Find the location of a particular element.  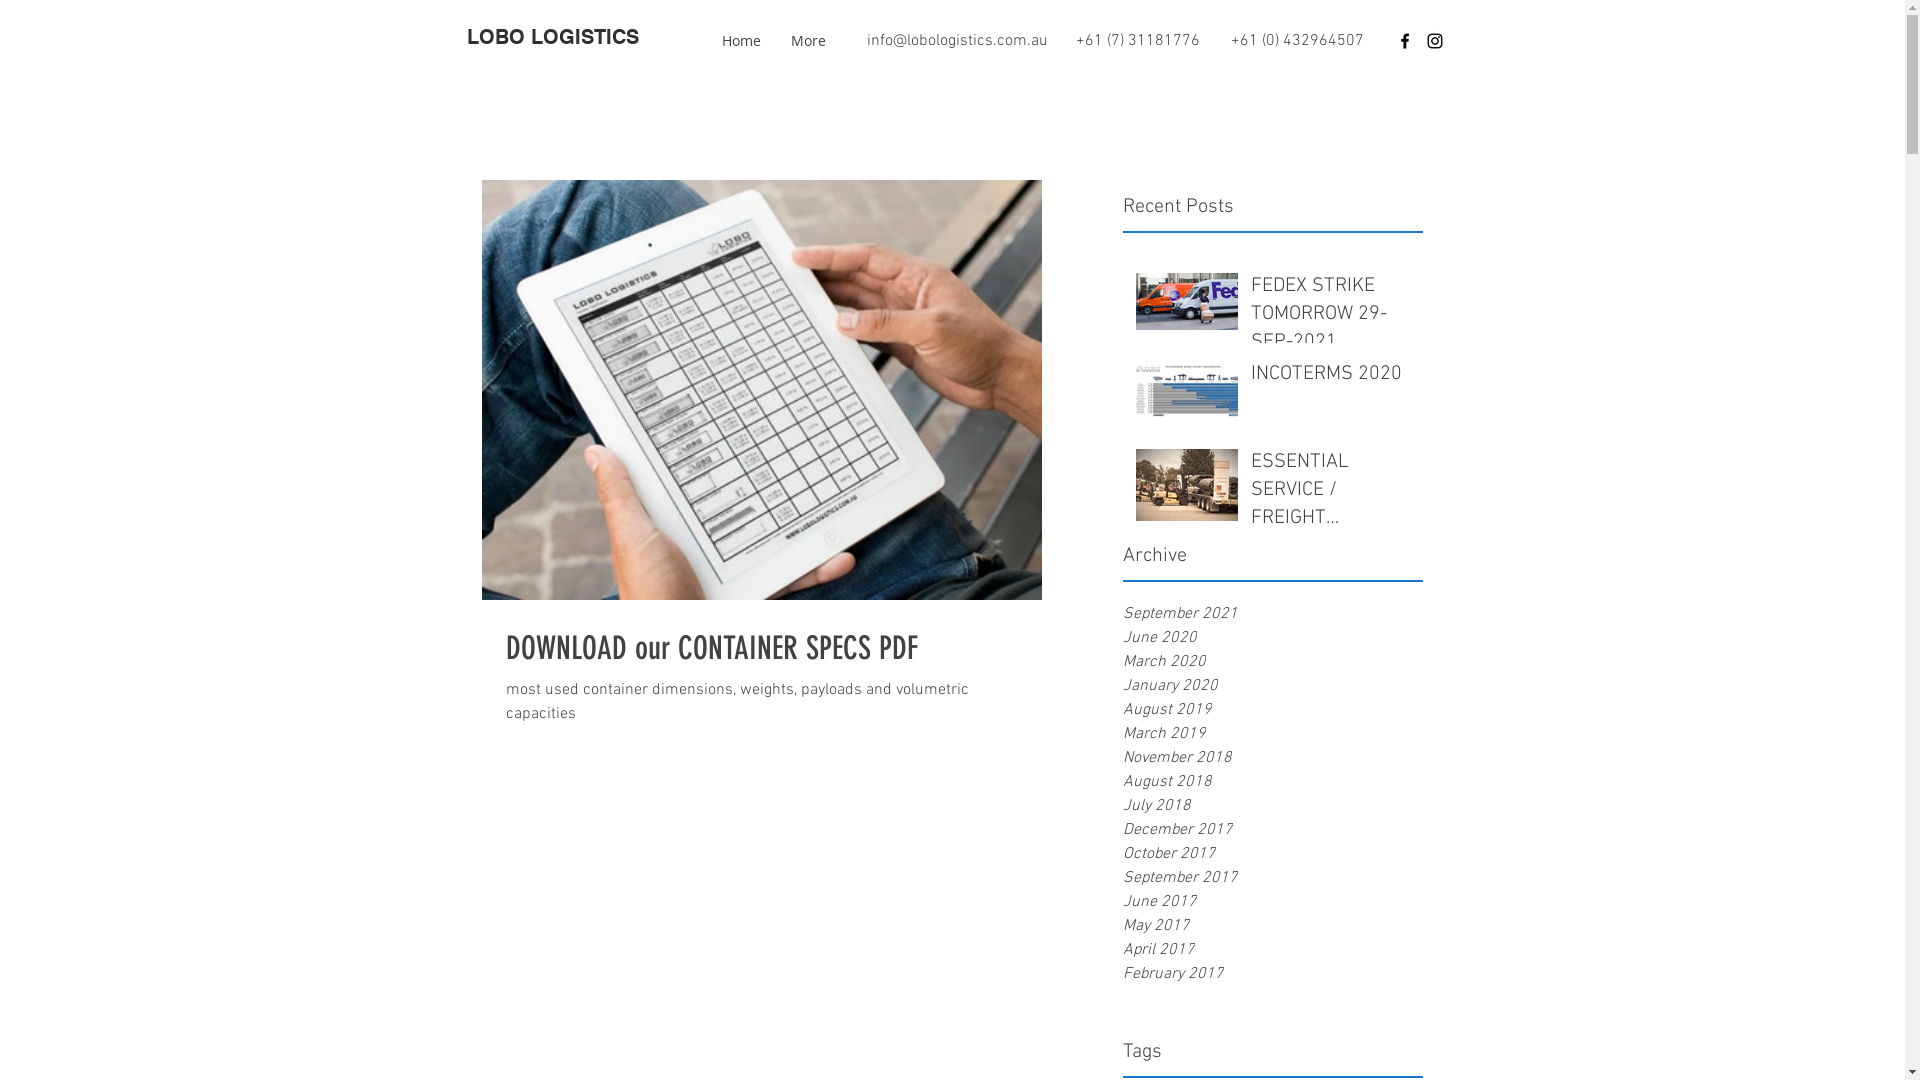

'DOWNLOAD our CONTAINER SPECS PDF' is located at coordinates (761, 648).